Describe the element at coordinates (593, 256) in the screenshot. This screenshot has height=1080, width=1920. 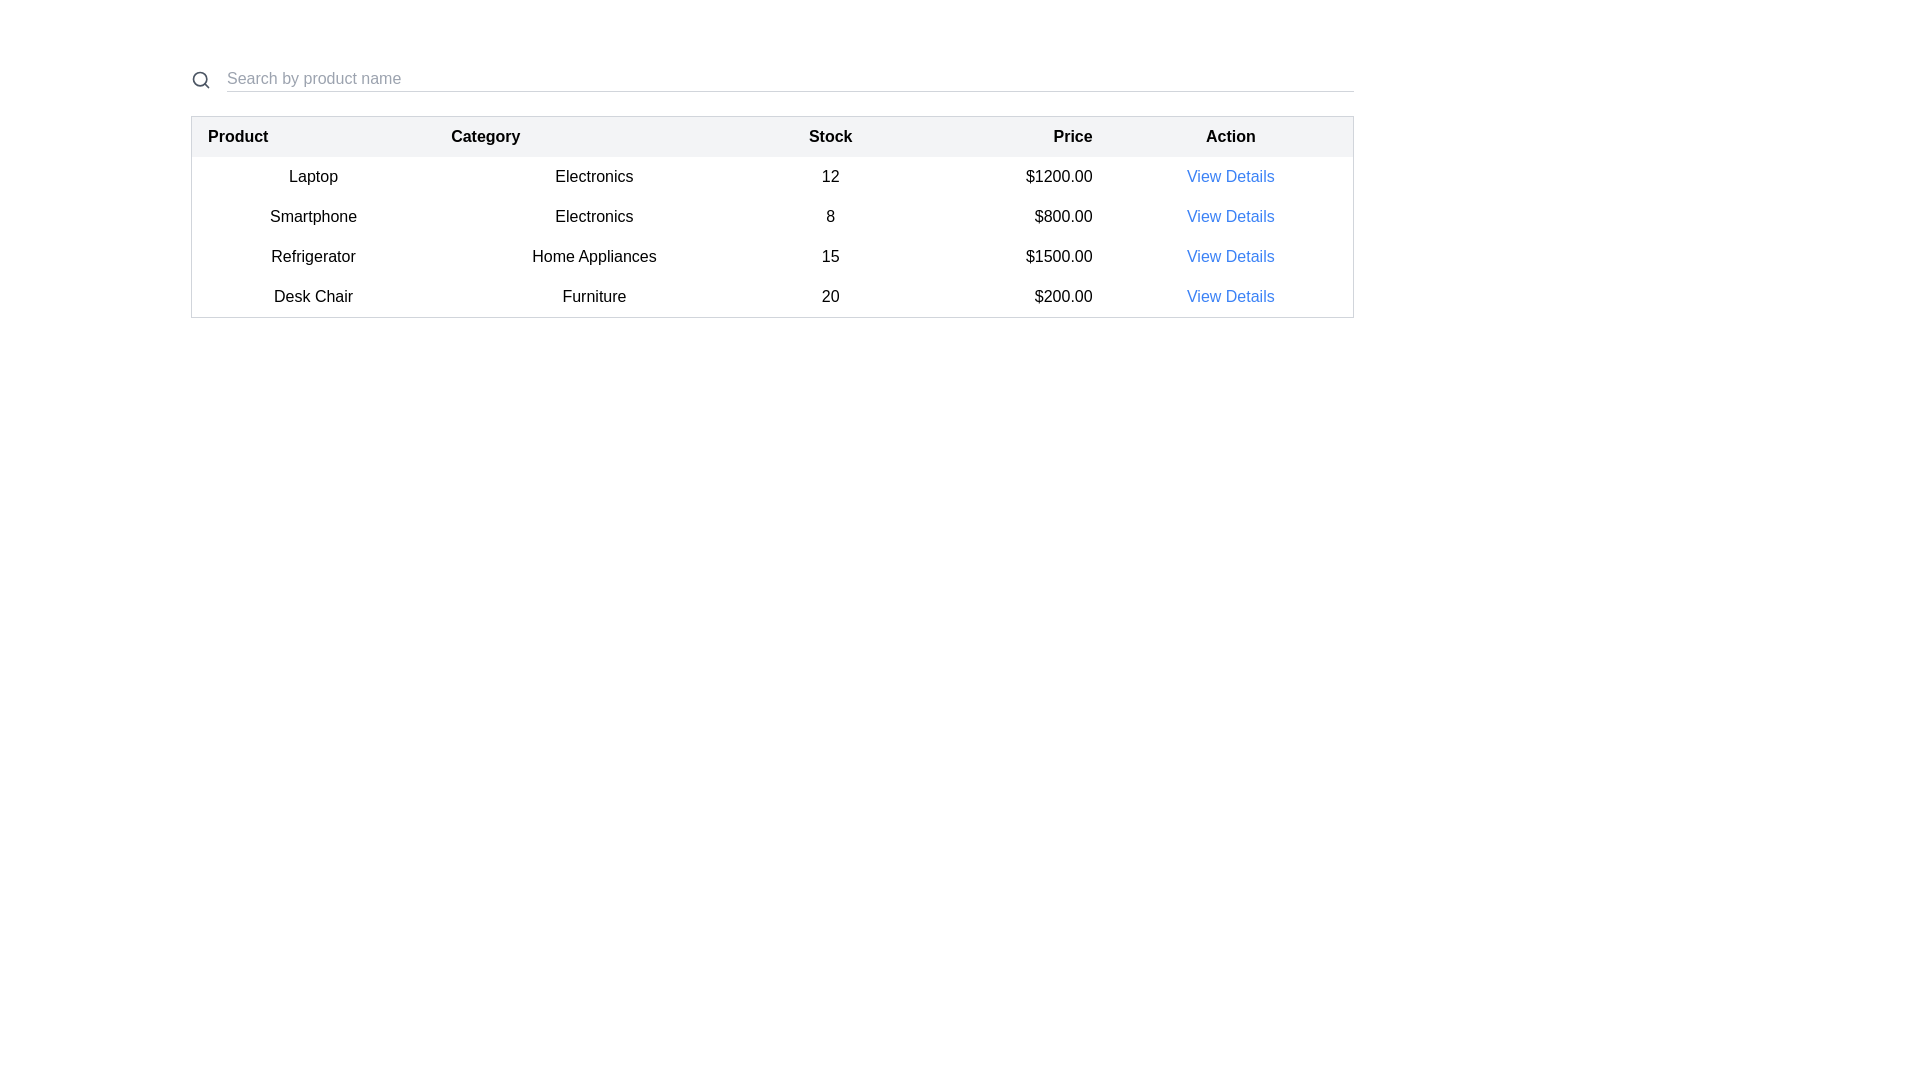
I see `the Text Label displaying the category 'Refrigerator' in the second column of the third row of the table` at that location.